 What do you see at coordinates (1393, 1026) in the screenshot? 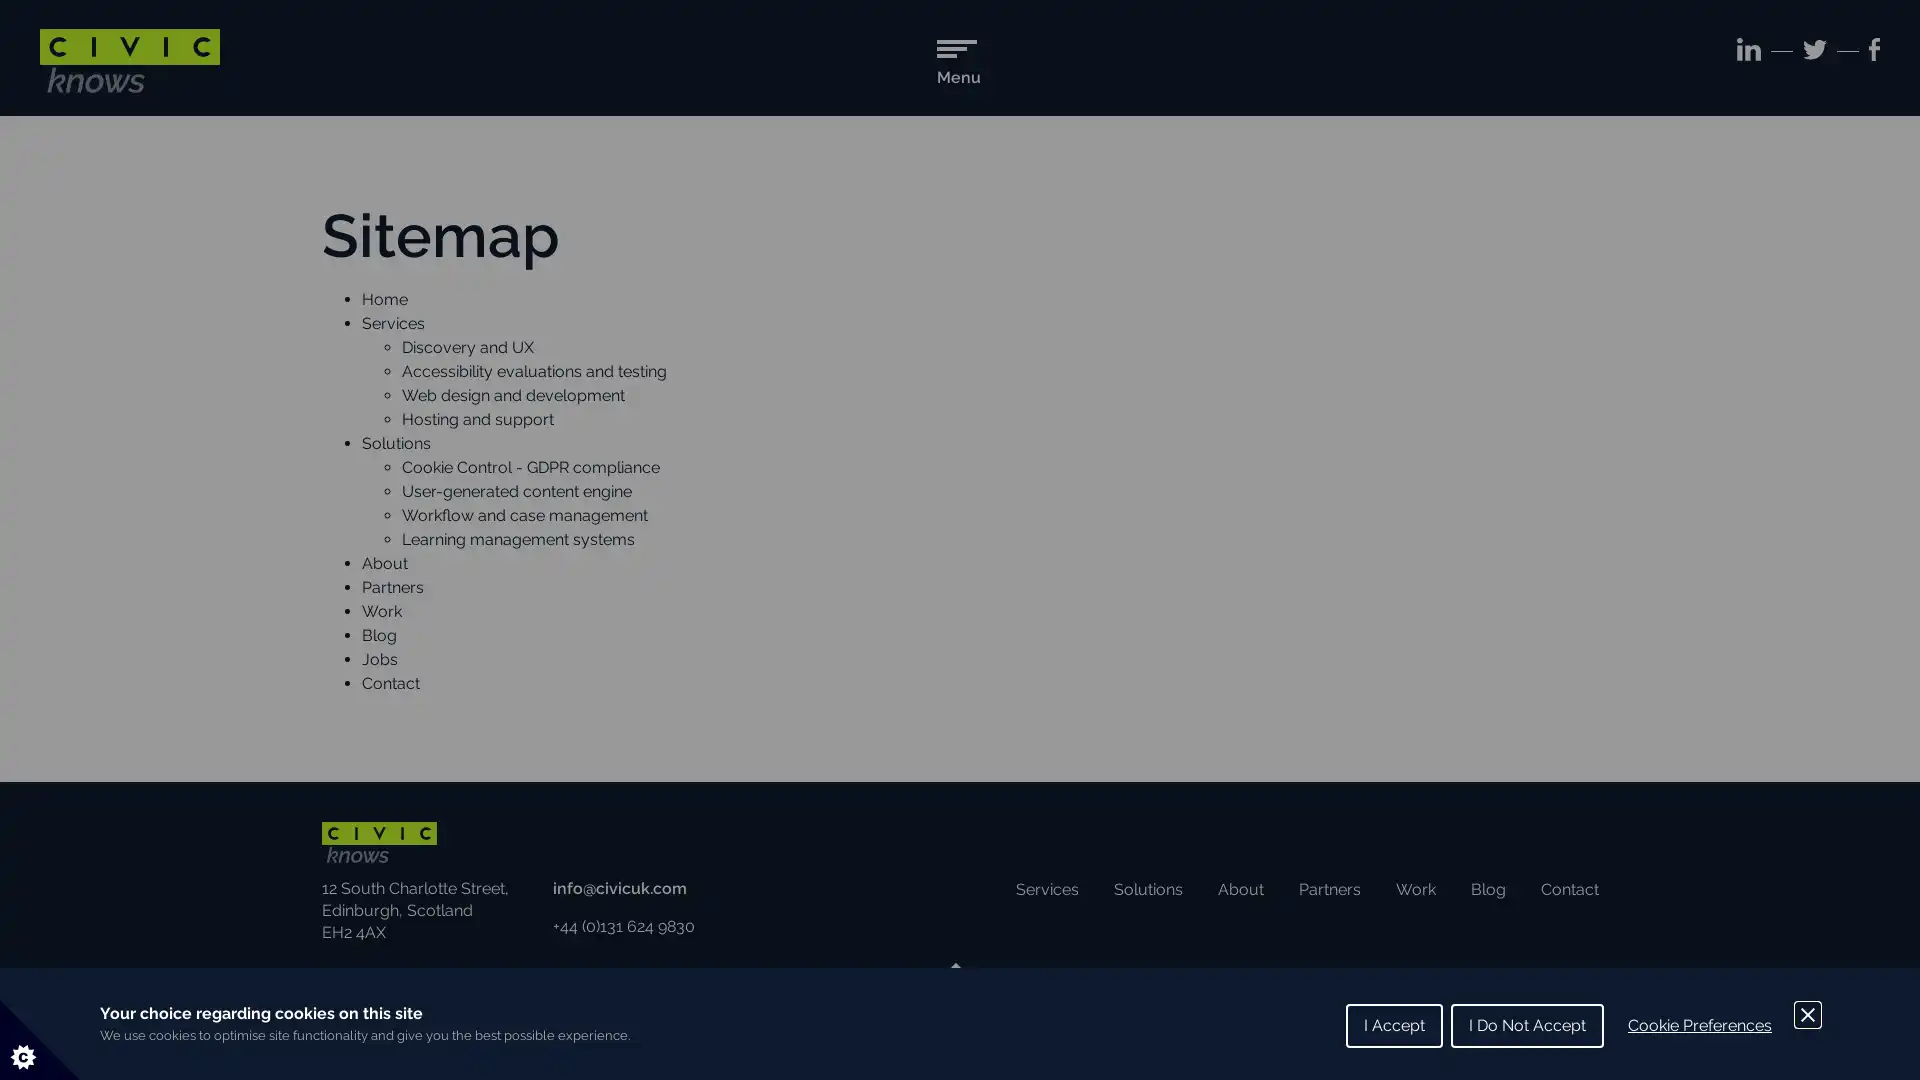
I see `I Accept` at bounding box center [1393, 1026].